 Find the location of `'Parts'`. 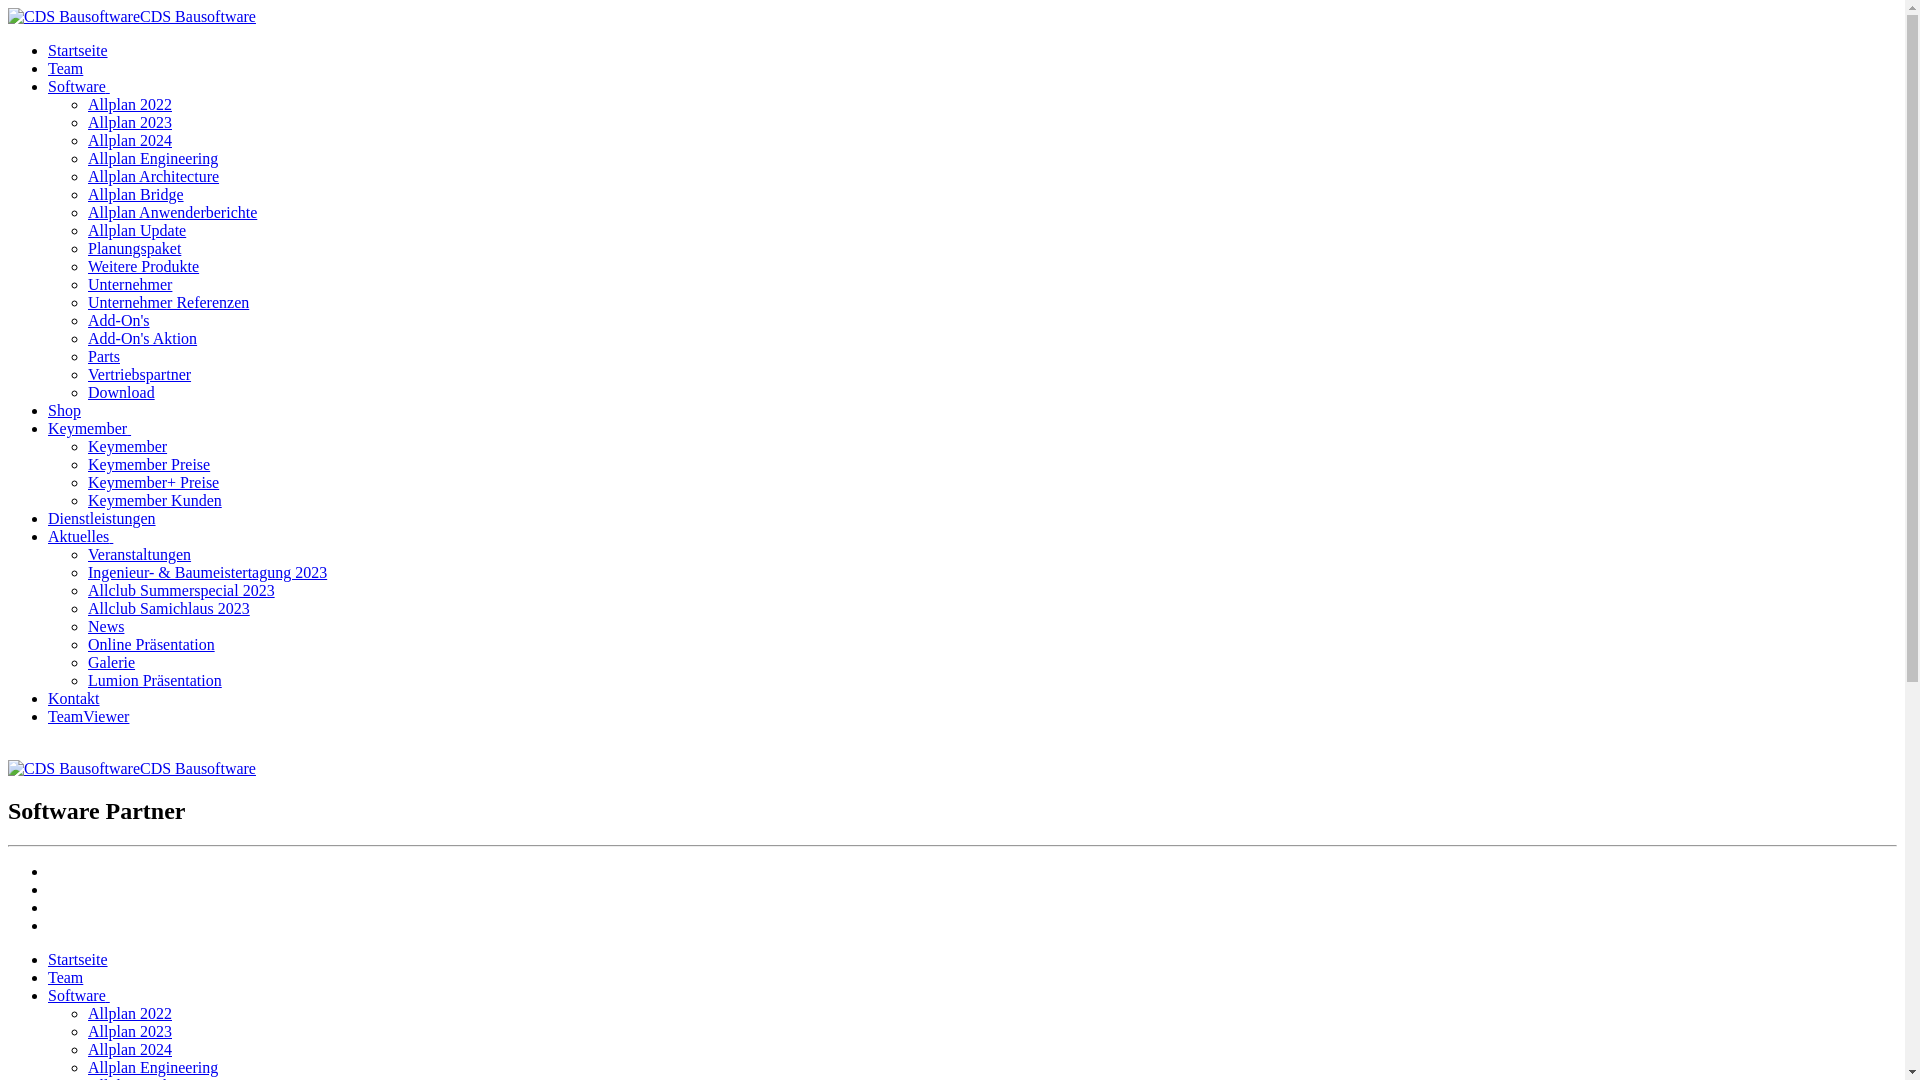

'Parts' is located at coordinates (103, 355).